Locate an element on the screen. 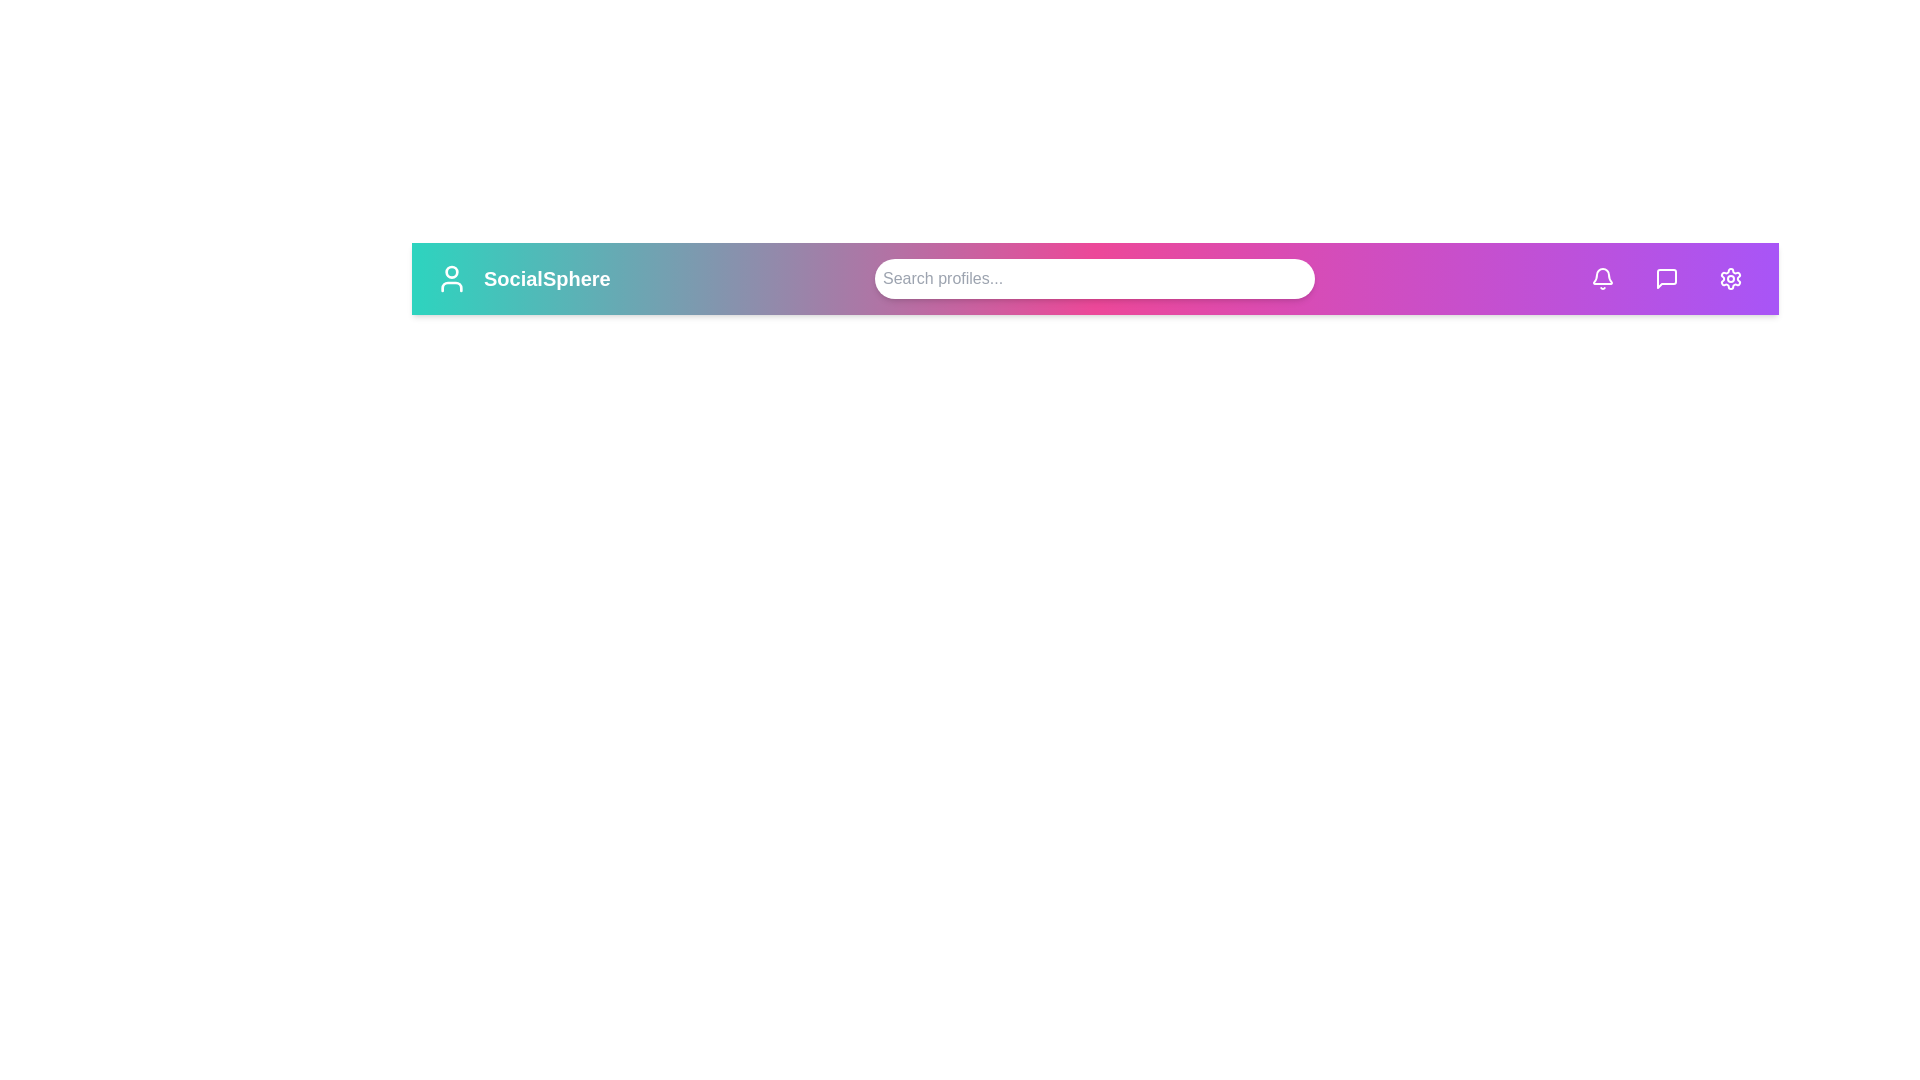 This screenshot has height=1080, width=1920. the bell icon to view notifications is located at coordinates (1603, 278).